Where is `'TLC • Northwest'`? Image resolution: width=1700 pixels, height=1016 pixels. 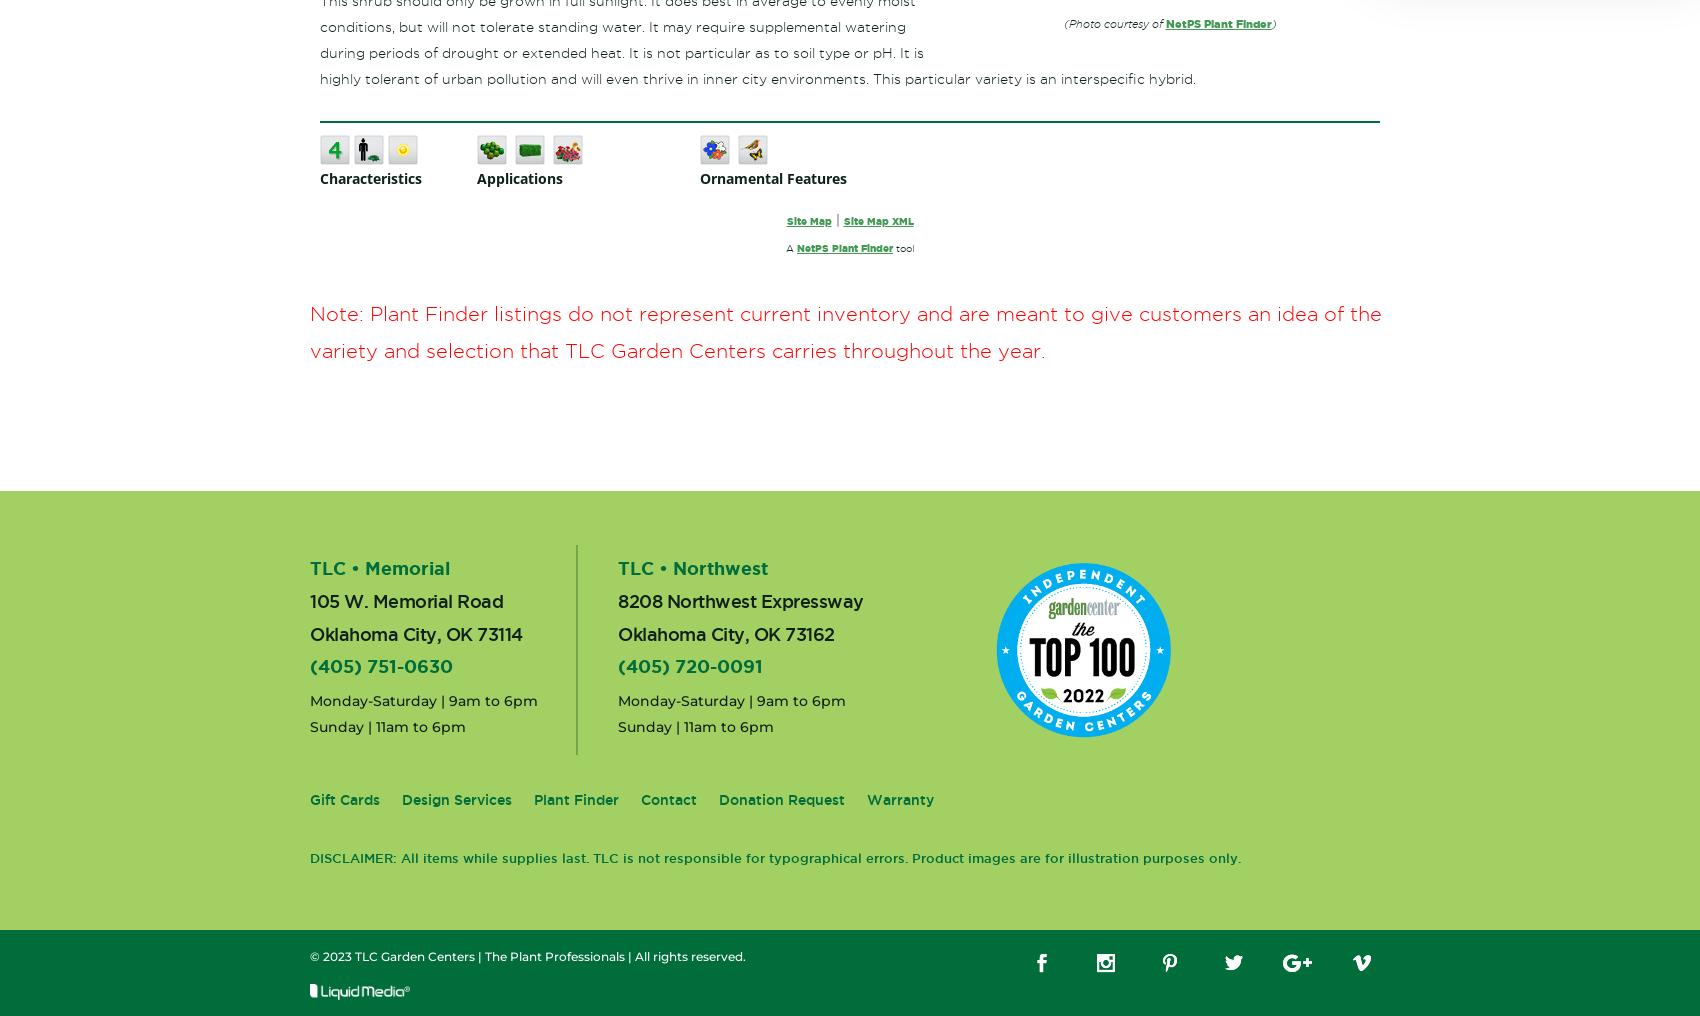
'TLC • Northwest' is located at coordinates (692, 567).